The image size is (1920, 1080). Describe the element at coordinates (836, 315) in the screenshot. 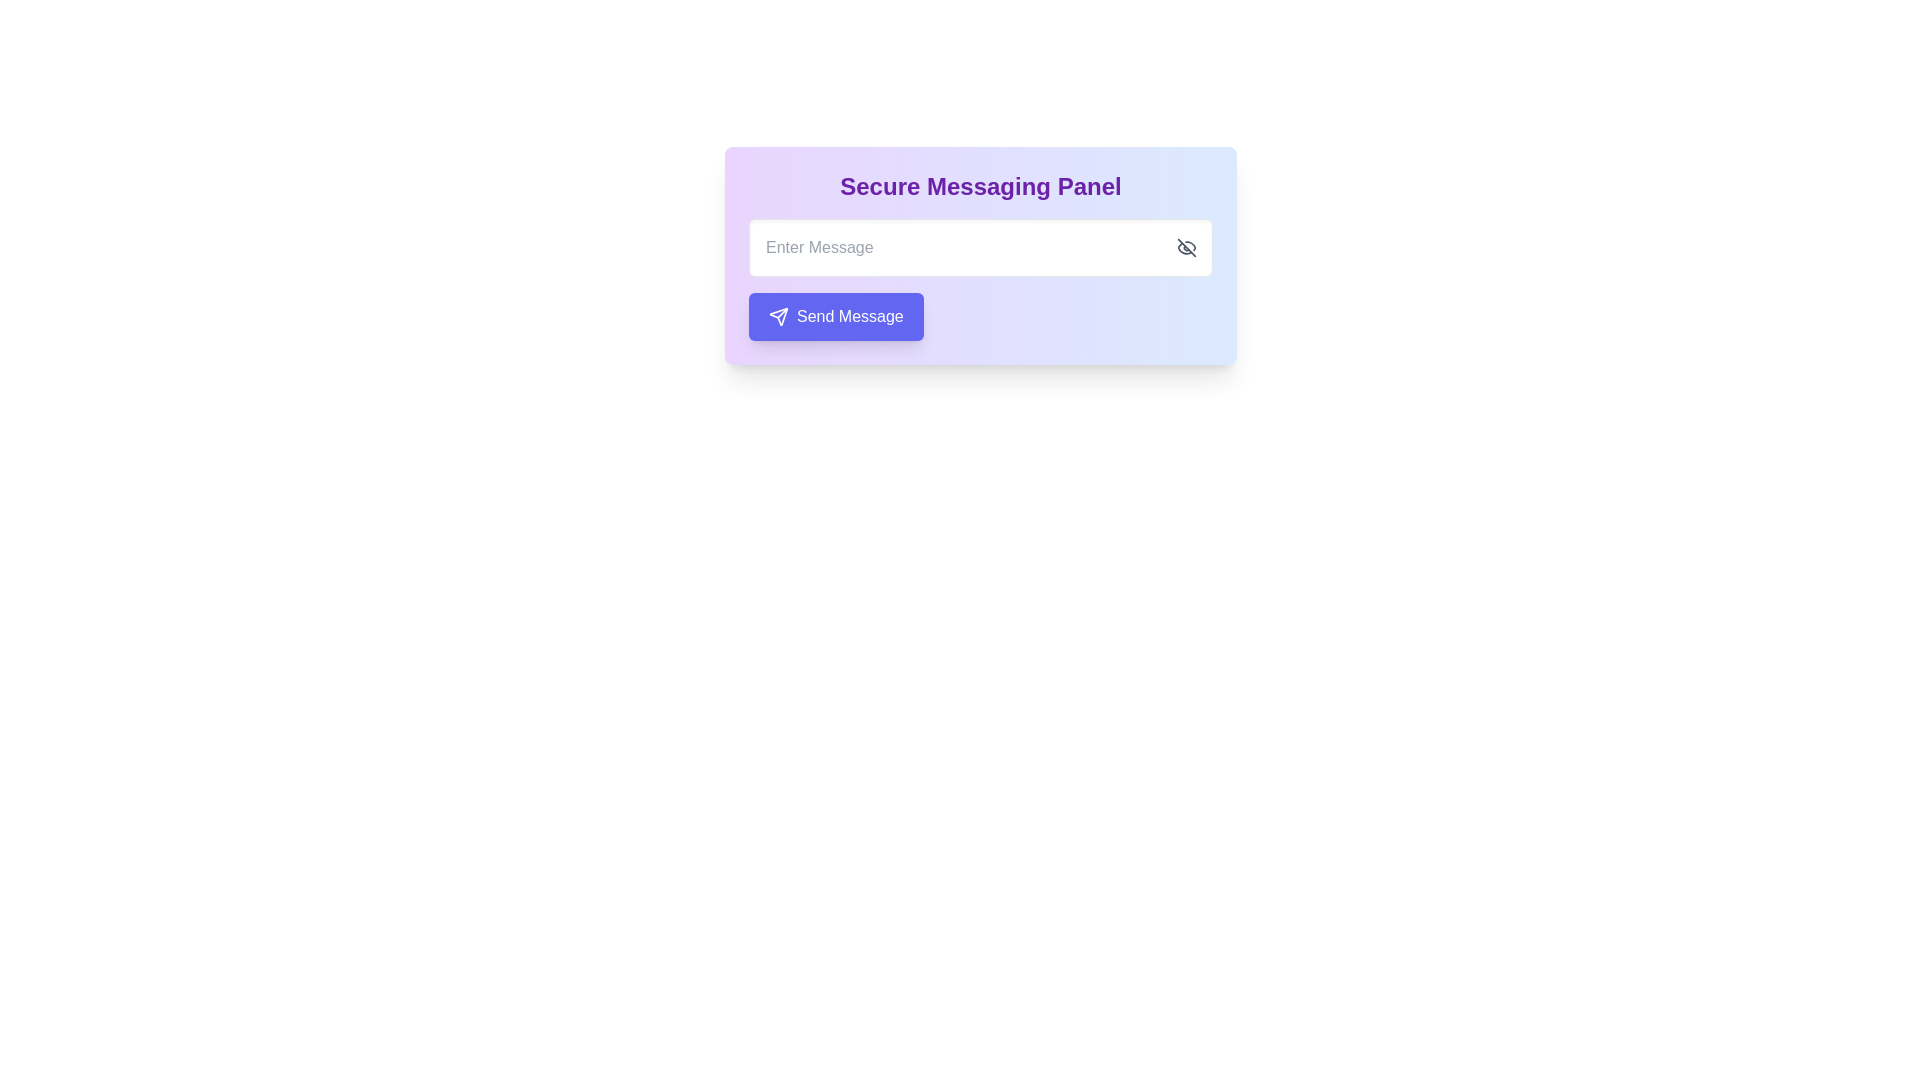

I see `the send message button located at the bottom-left corner of the 'Secure Messaging Panel'` at that location.